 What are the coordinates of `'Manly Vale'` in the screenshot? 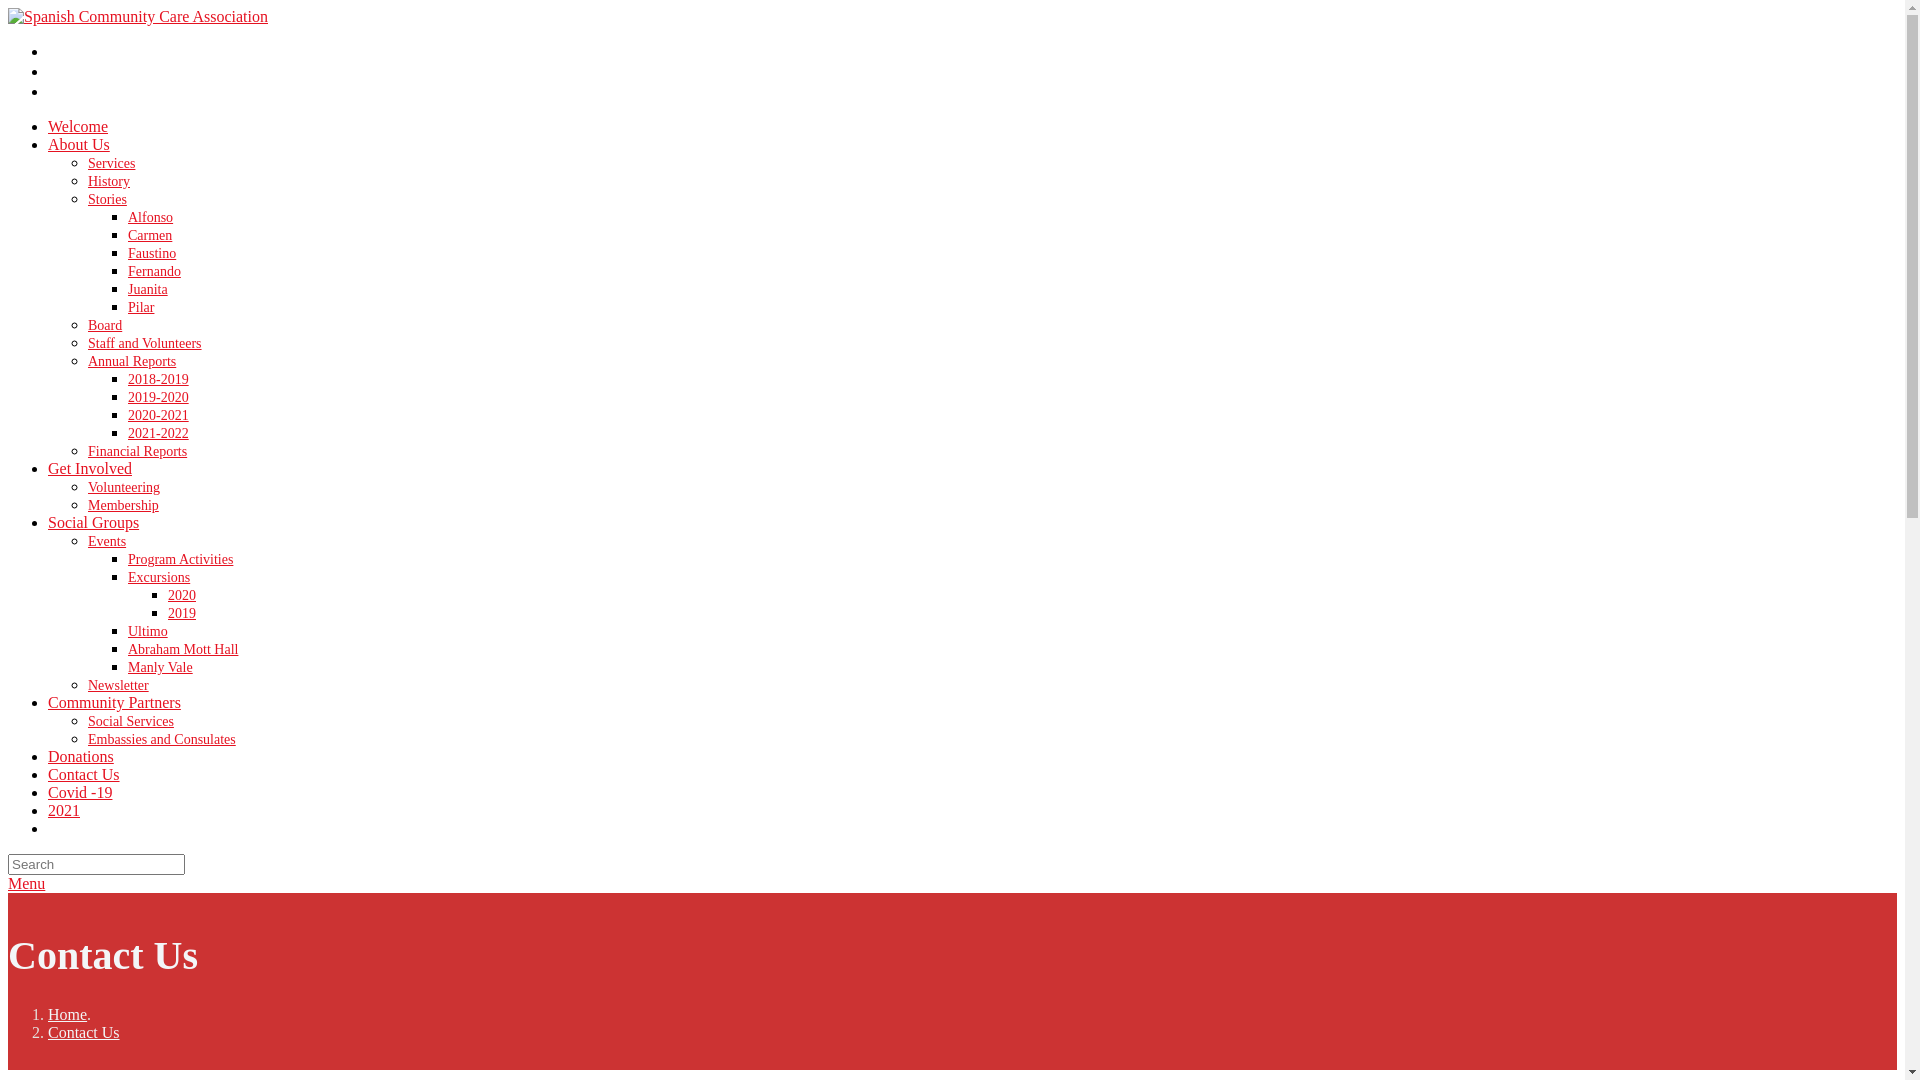 It's located at (160, 667).